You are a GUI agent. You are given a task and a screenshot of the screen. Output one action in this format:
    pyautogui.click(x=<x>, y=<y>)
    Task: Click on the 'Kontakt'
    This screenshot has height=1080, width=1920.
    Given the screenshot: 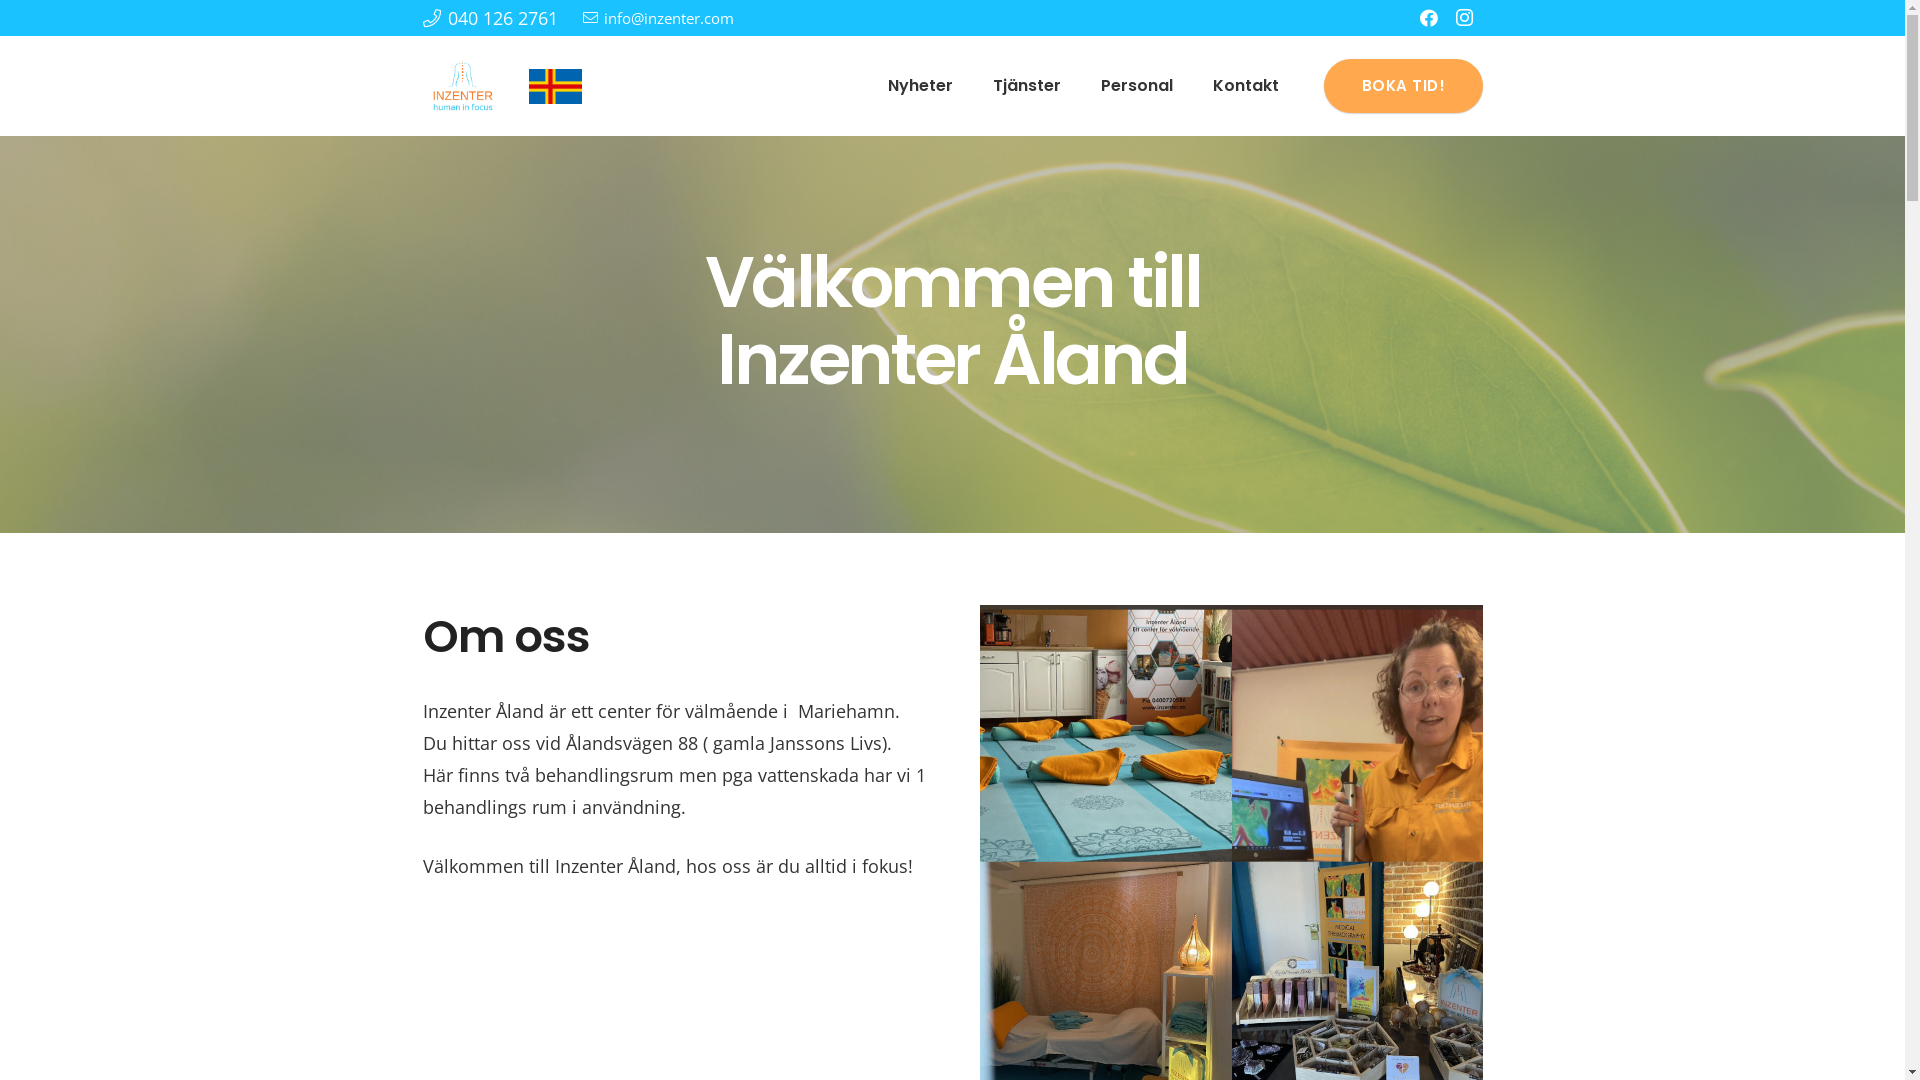 What is the action you would take?
    pyautogui.click(x=1245, y=84)
    